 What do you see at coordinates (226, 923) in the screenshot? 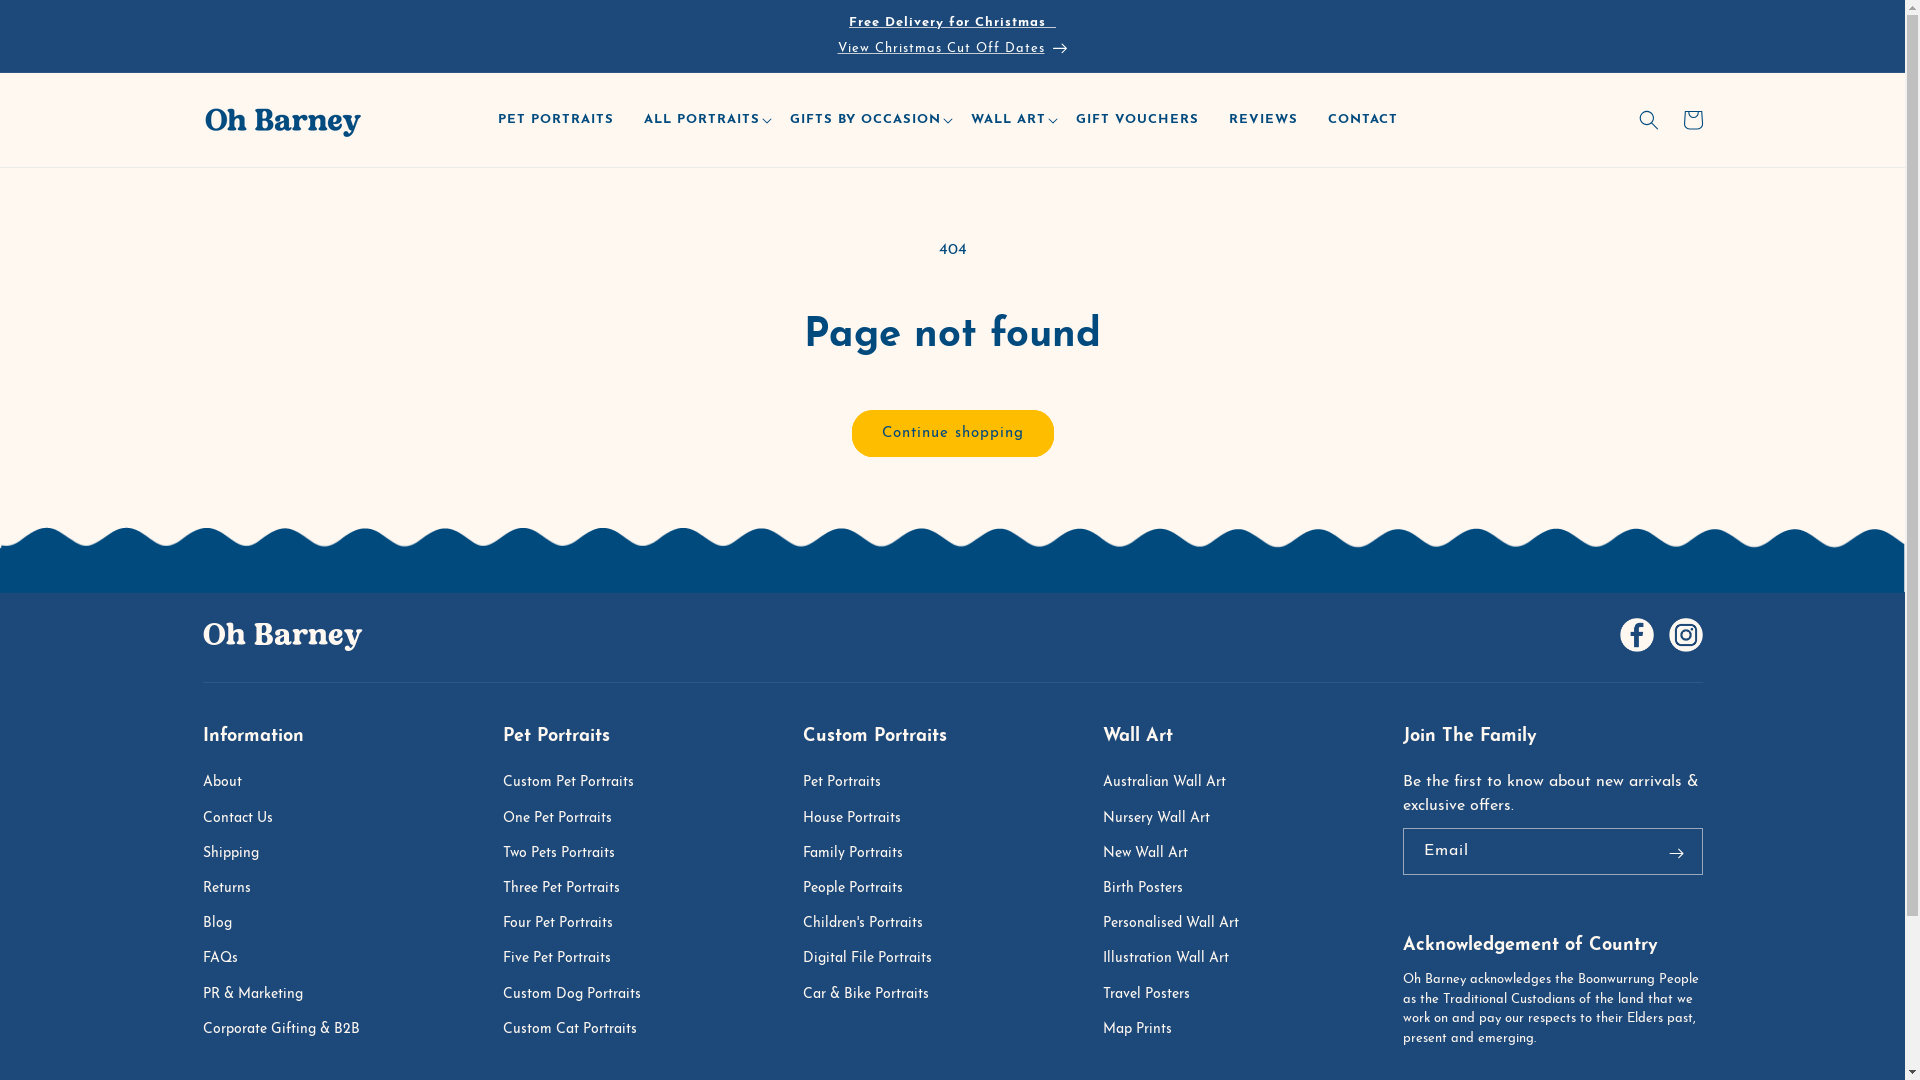
I see `'Blog'` at bounding box center [226, 923].